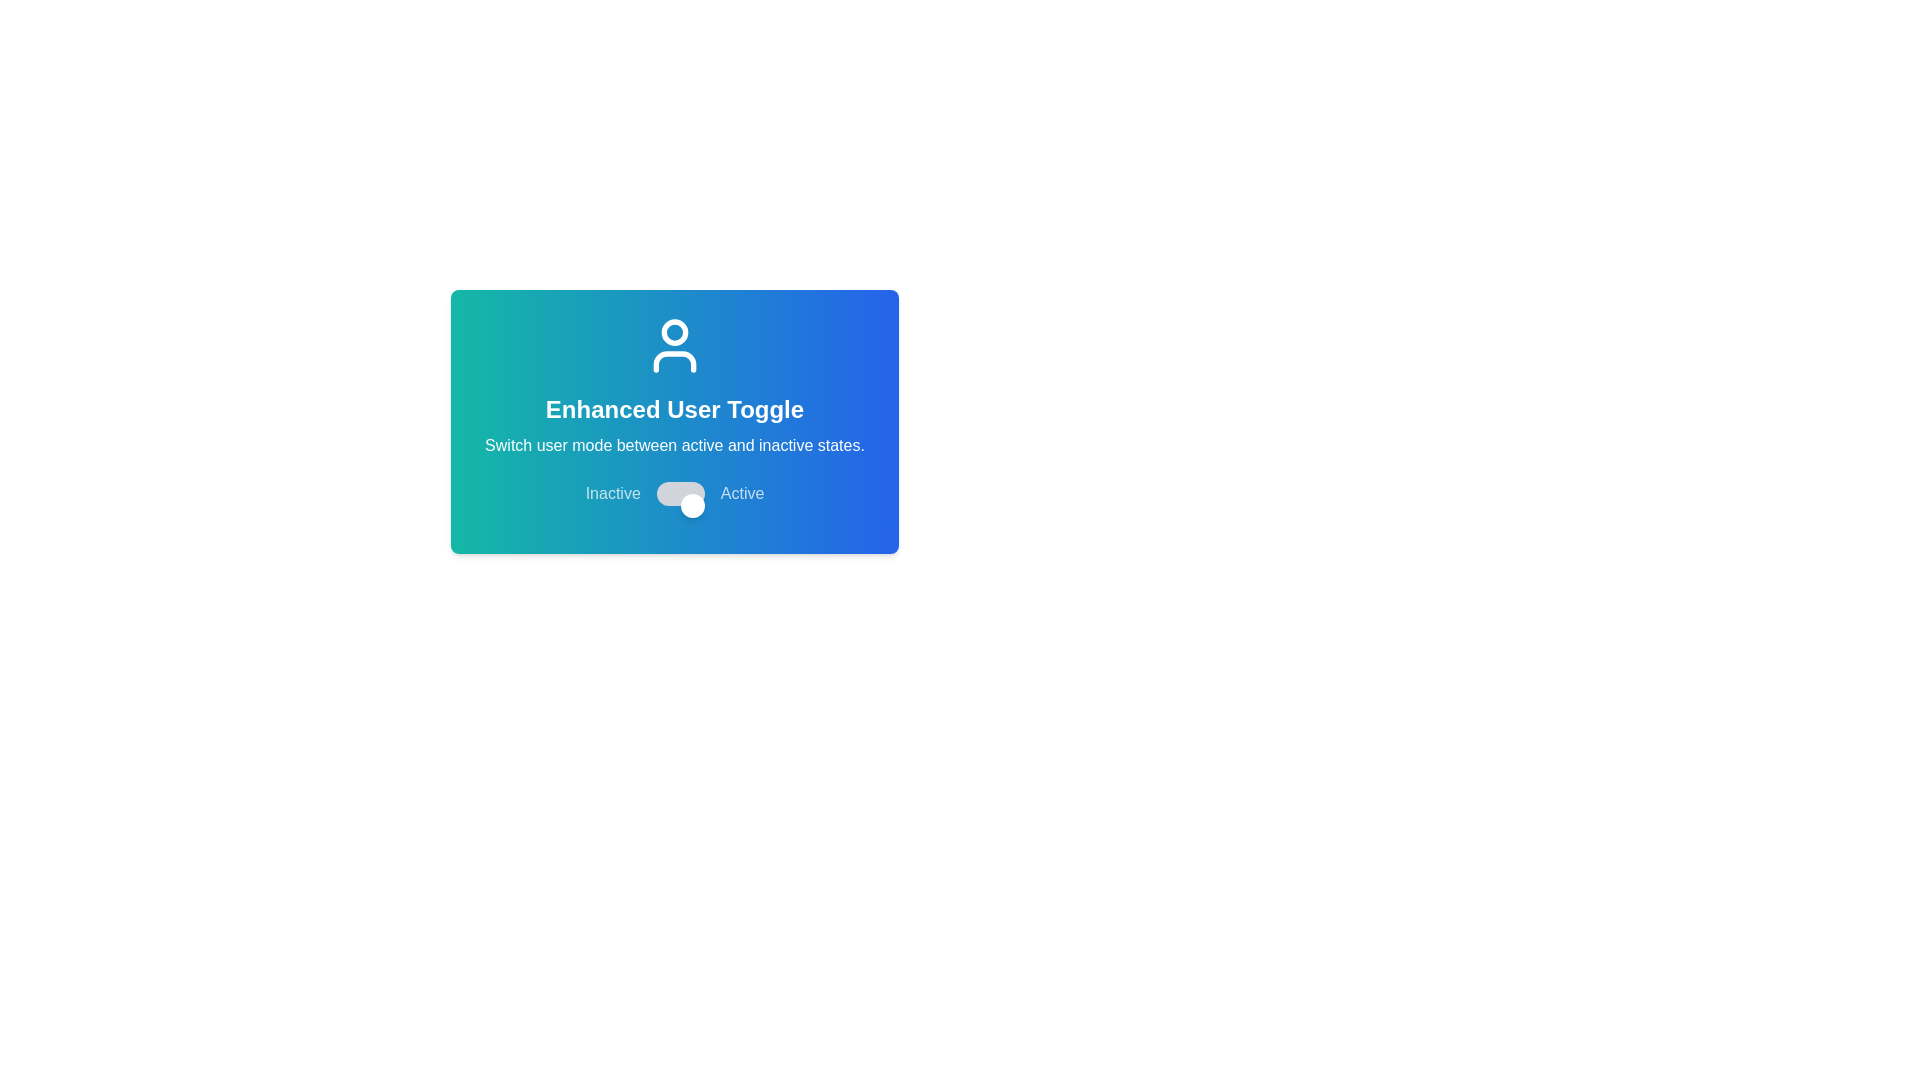  Describe the element at coordinates (741, 493) in the screenshot. I see `the 'Active' state label located to the right of the toggle switch in the 'Enhanced User Toggle' card` at that location.